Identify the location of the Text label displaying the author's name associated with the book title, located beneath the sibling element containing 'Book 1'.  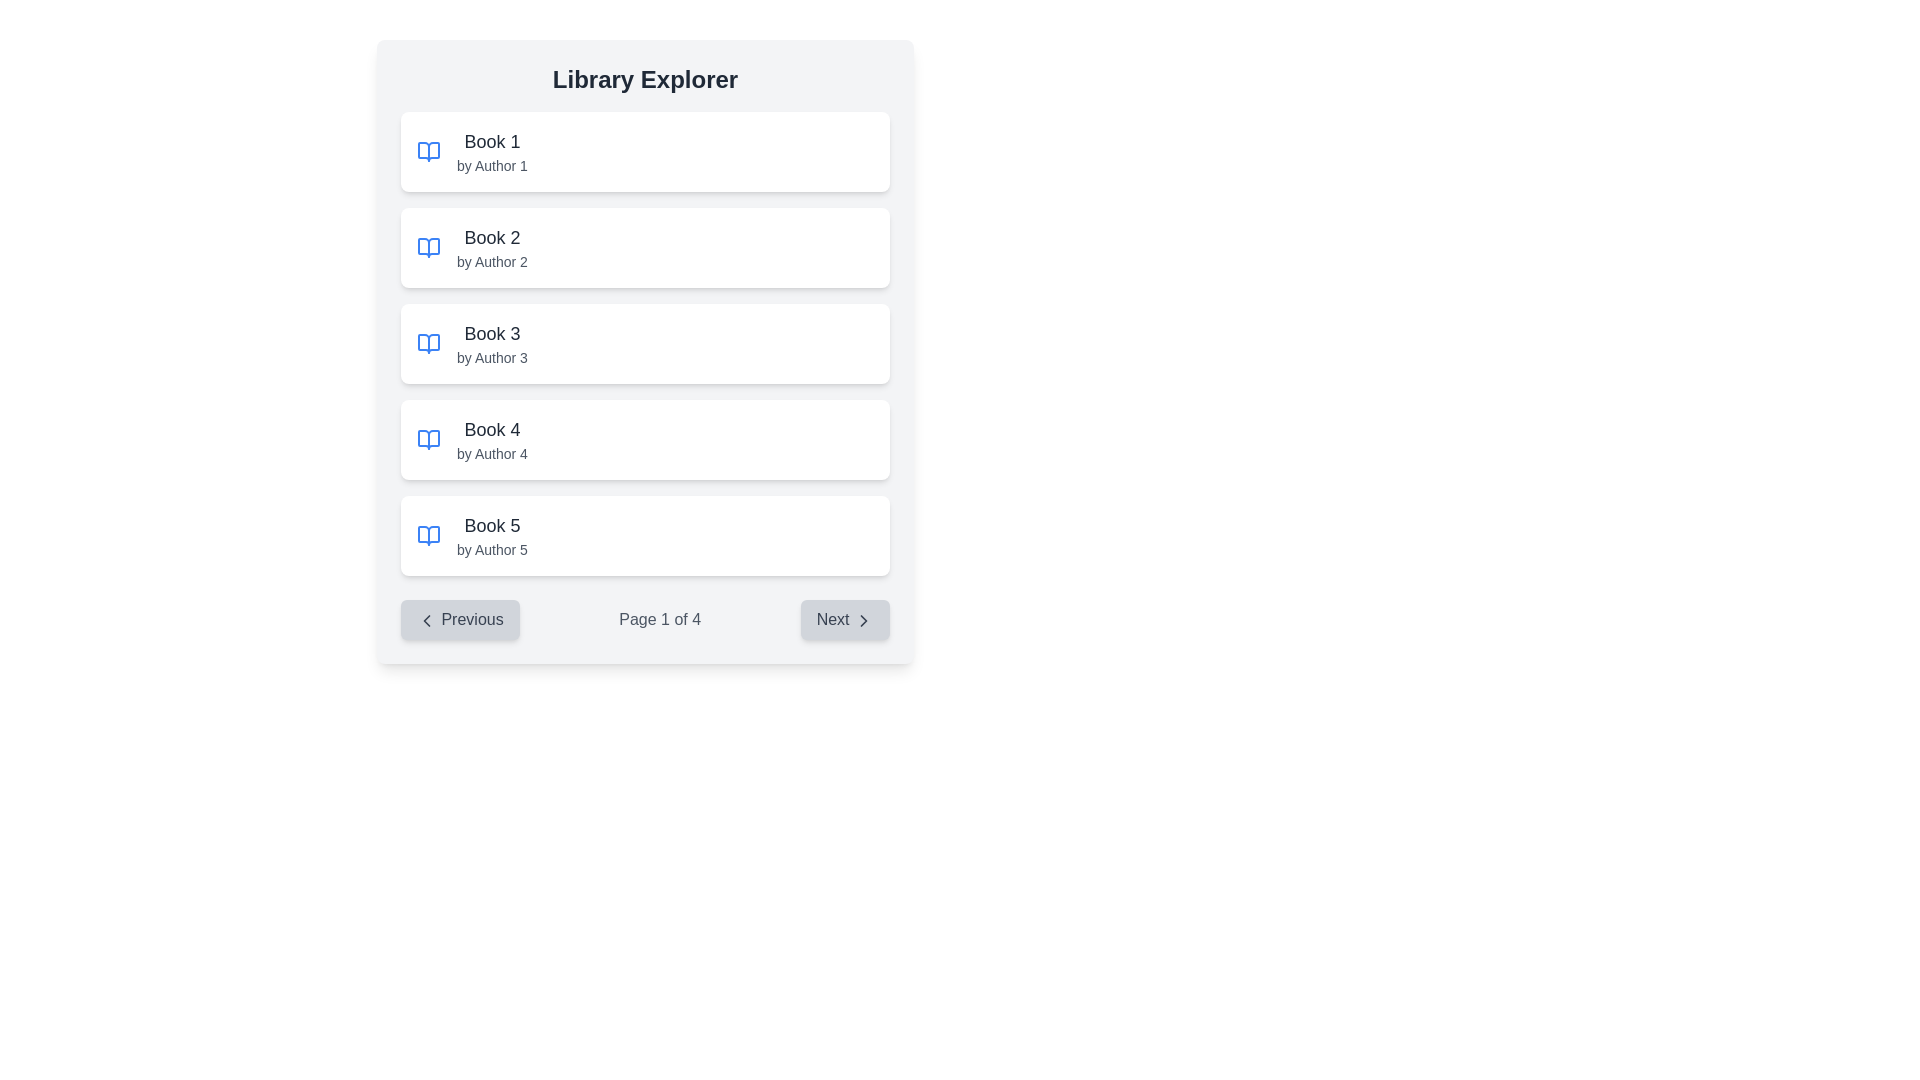
(492, 164).